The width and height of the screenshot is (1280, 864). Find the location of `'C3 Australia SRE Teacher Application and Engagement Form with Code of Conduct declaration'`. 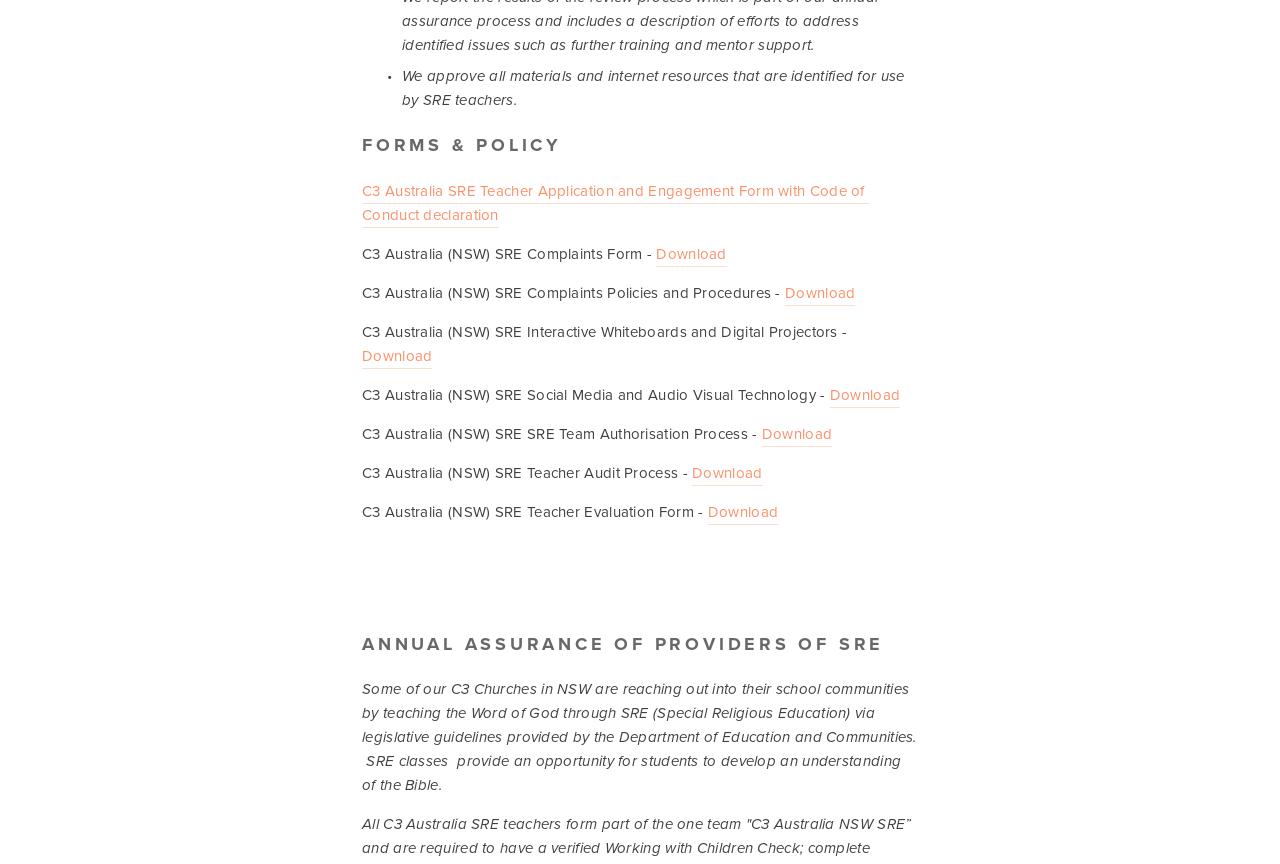

'C3 Australia SRE Teacher Application and Engagement Form with Code of Conduct declaration' is located at coordinates (614, 201).